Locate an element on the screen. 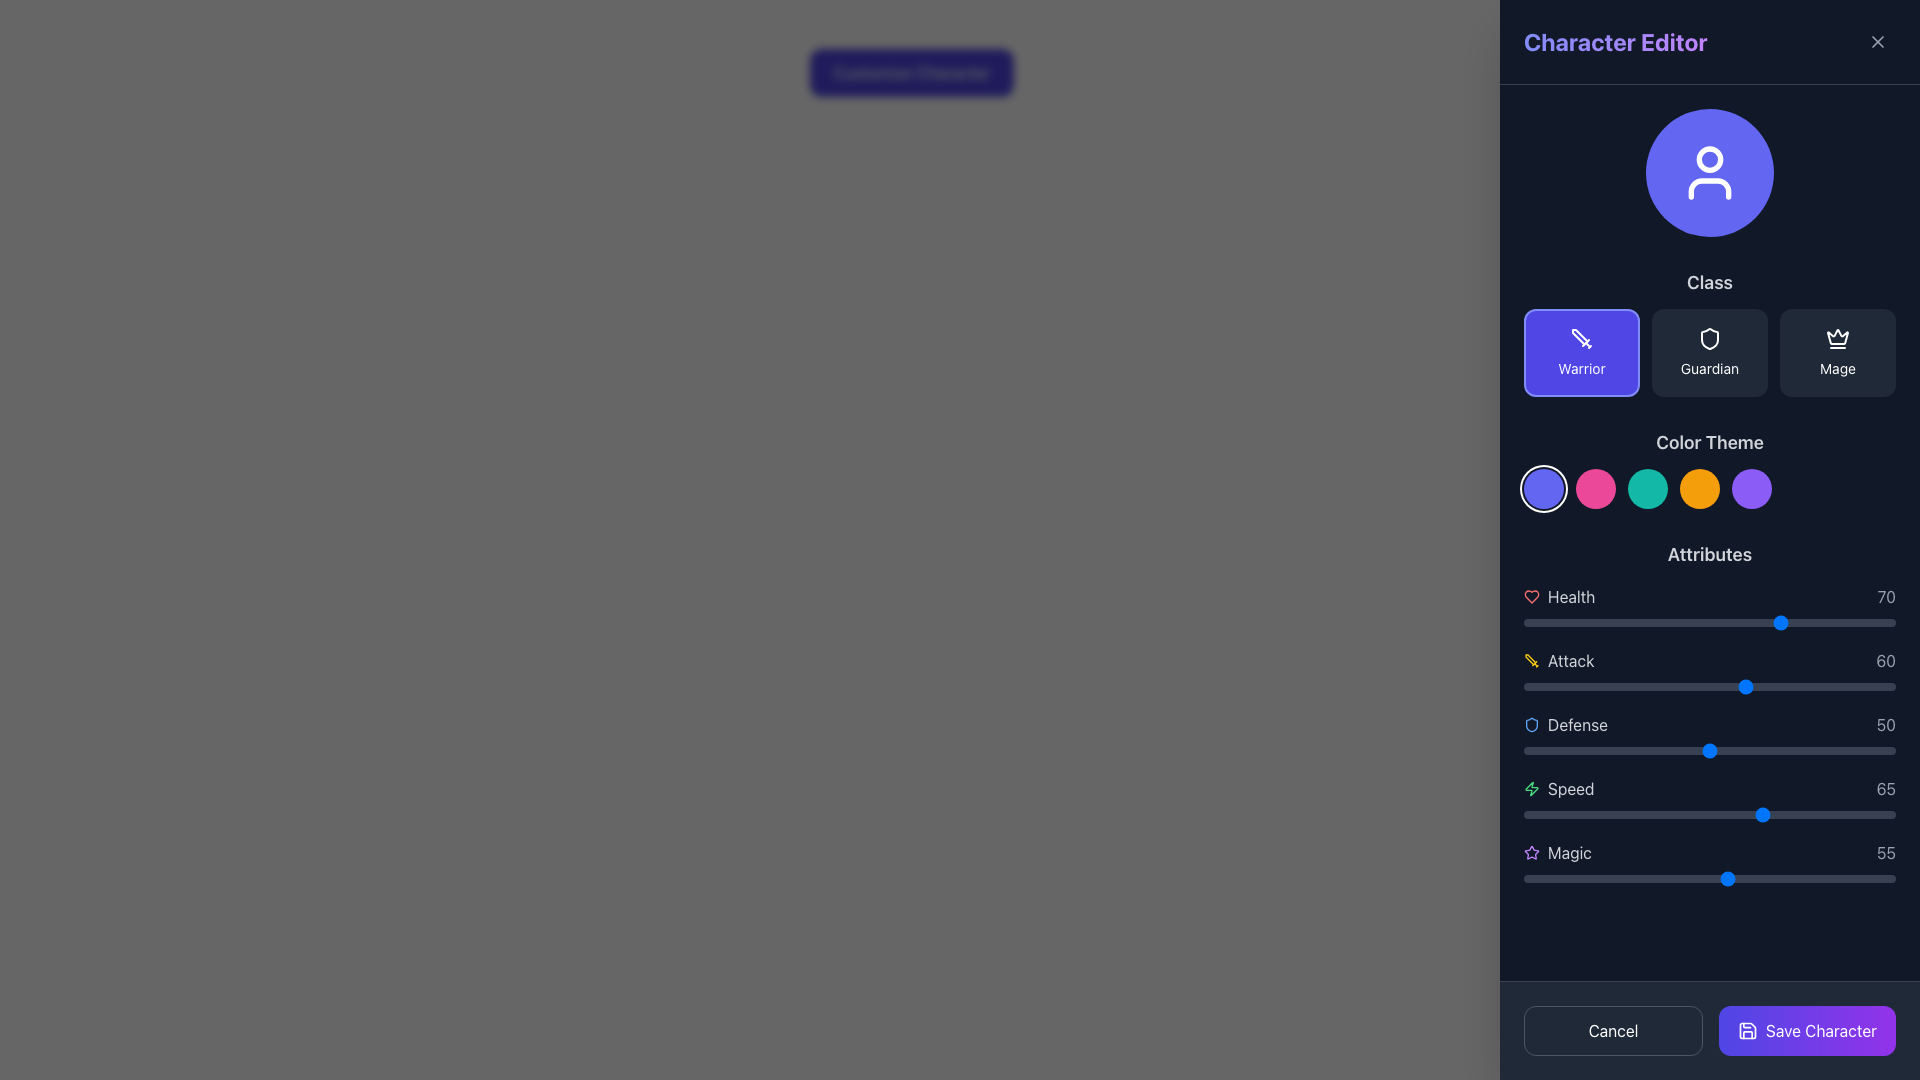 This screenshot has width=1920, height=1080. the speed attribute is located at coordinates (1780, 814).